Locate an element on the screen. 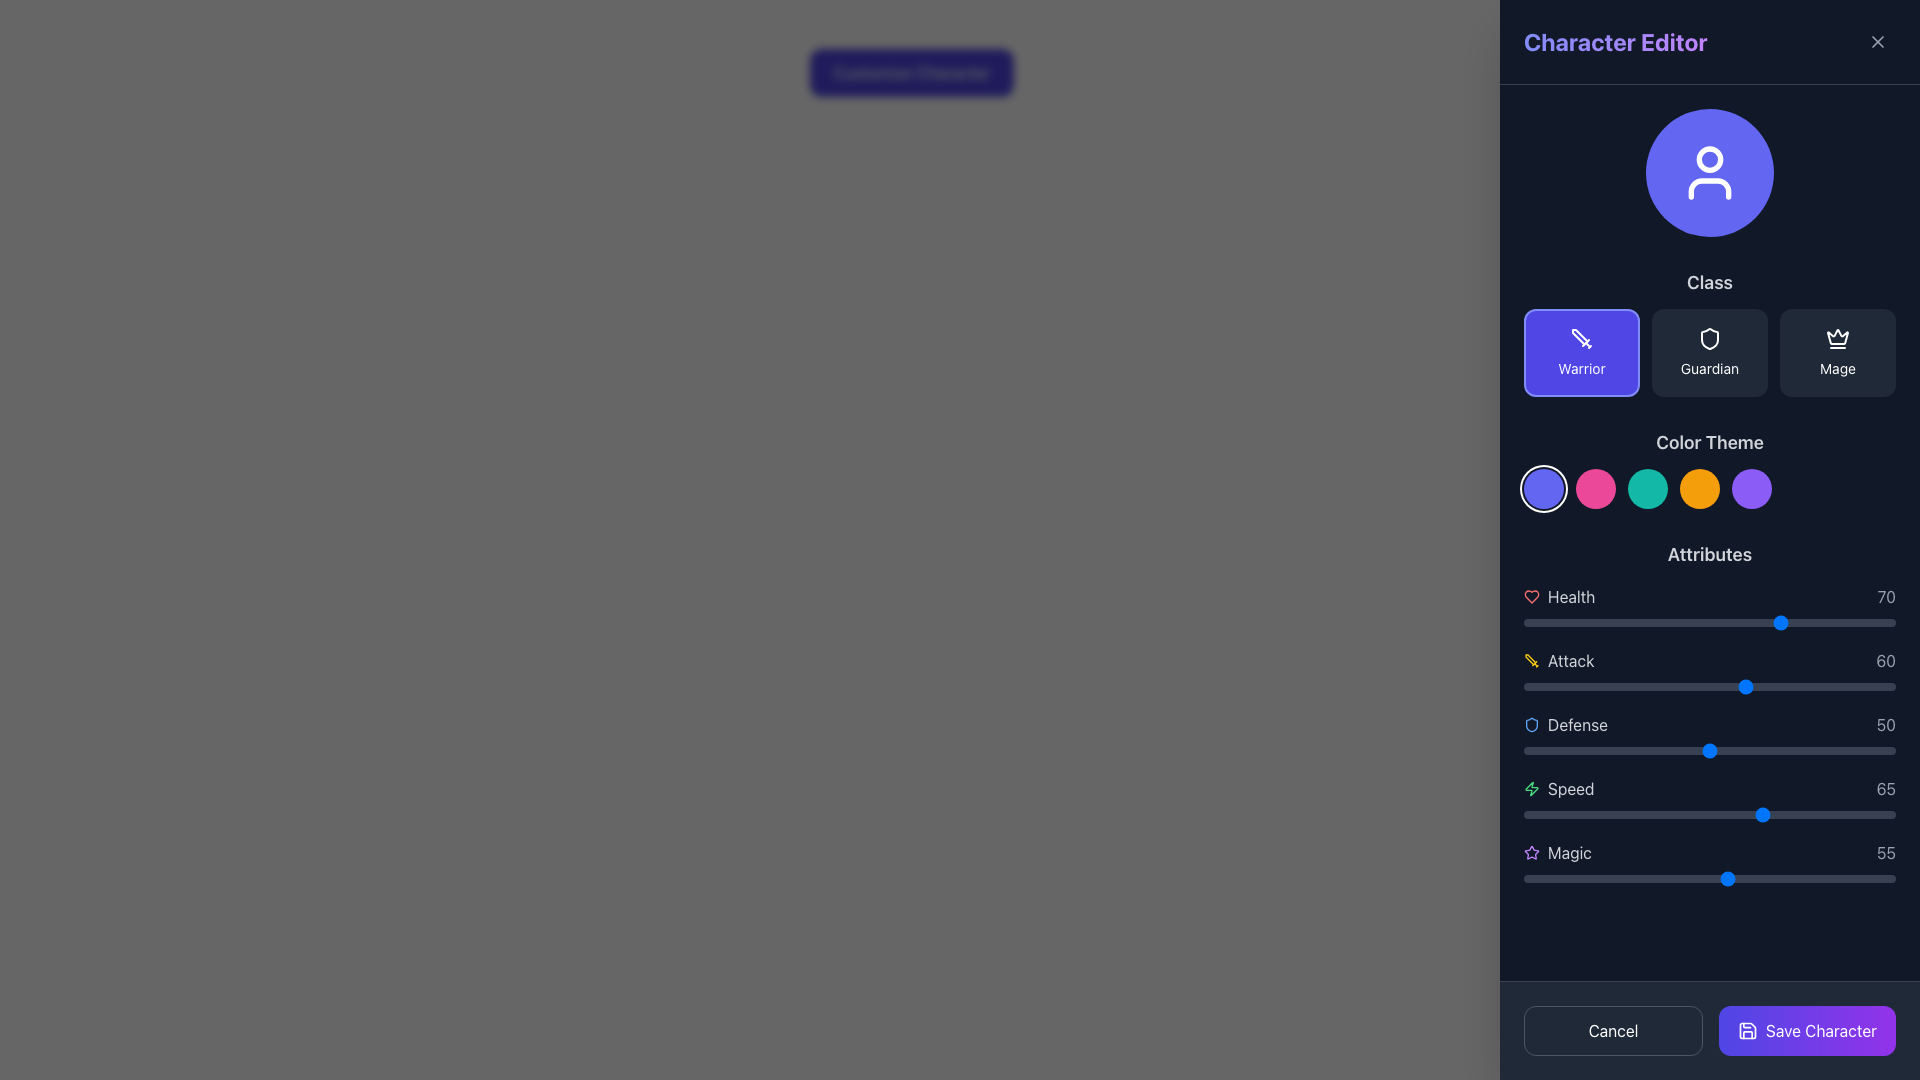 This screenshot has width=1920, height=1080. the speed attribute is located at coordinates (1780, 814).